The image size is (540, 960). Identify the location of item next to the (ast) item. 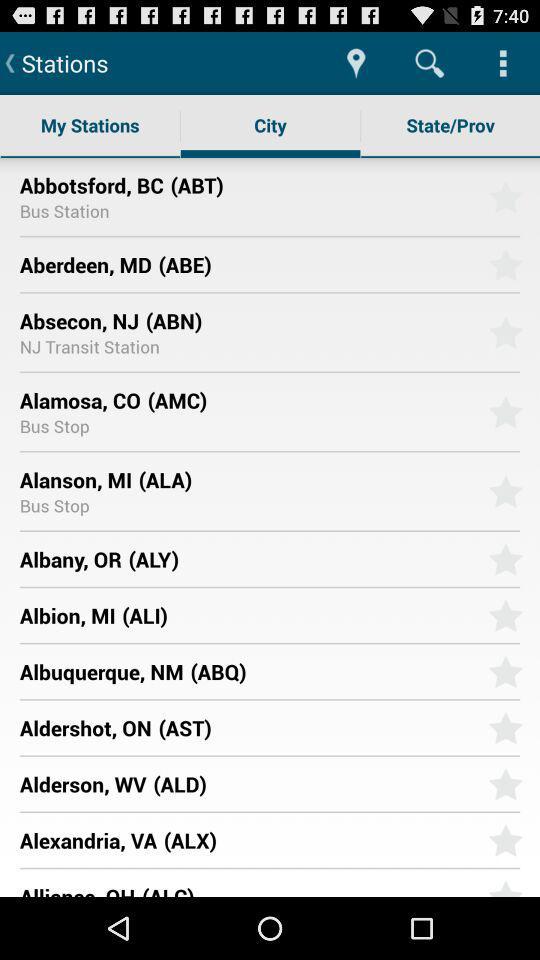
(84, 726).